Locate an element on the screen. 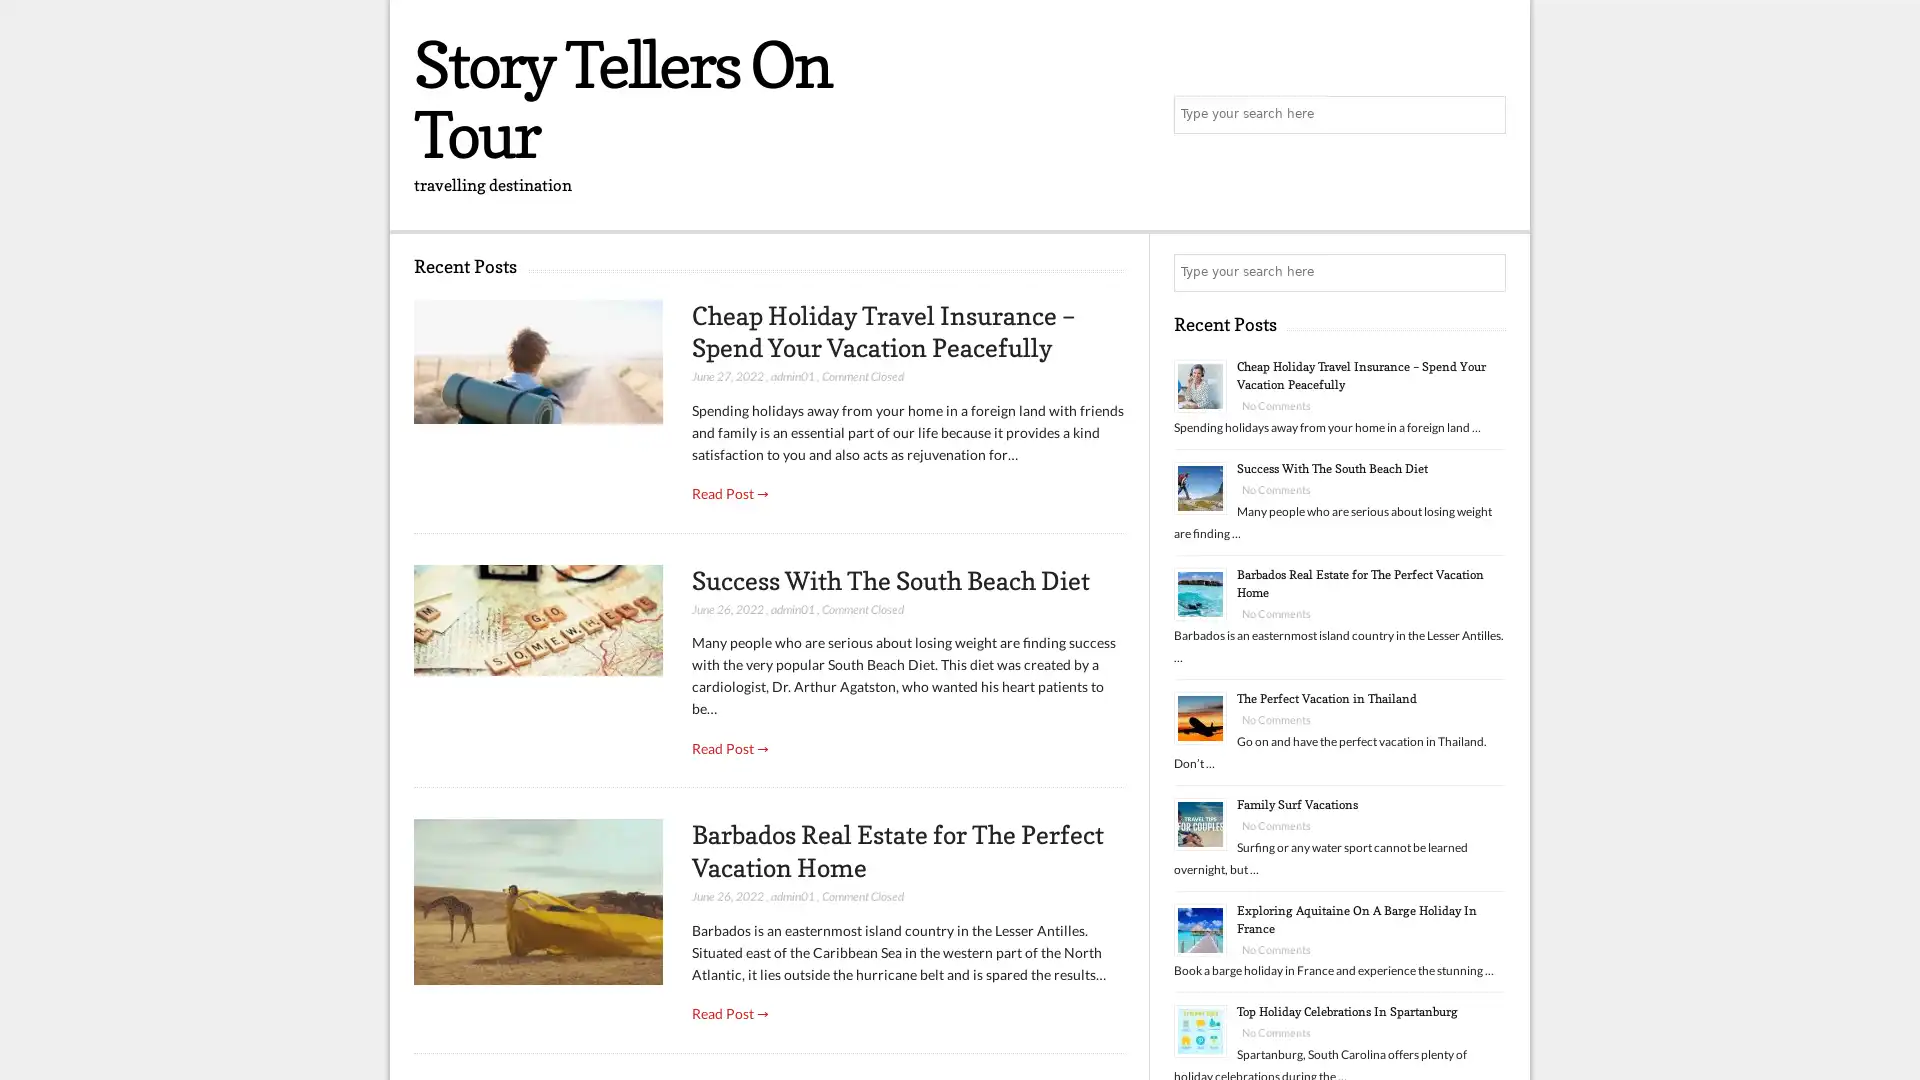  Search is located at coordinates (1485, 115).